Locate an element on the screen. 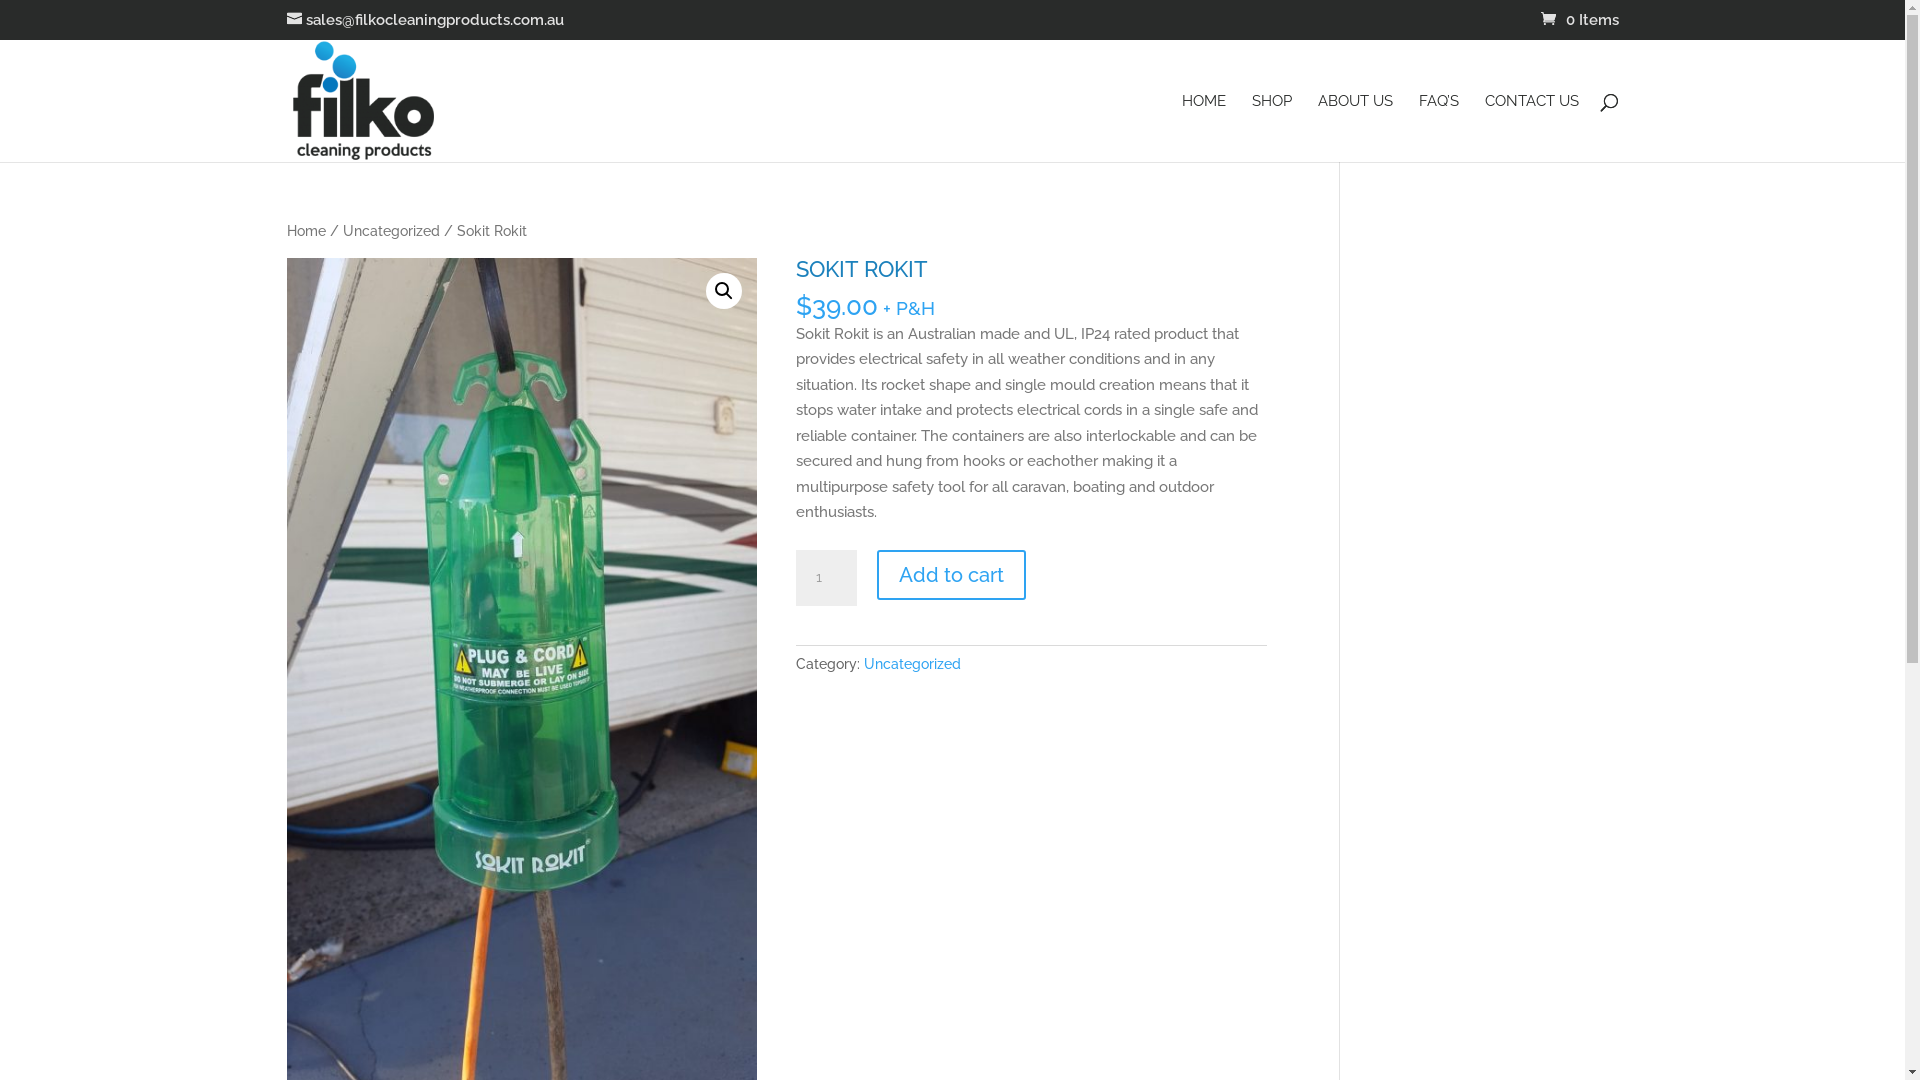 This screenshot has height=1080, width=1920. 'ABOUT US' is located at coordinates (1355, 127).